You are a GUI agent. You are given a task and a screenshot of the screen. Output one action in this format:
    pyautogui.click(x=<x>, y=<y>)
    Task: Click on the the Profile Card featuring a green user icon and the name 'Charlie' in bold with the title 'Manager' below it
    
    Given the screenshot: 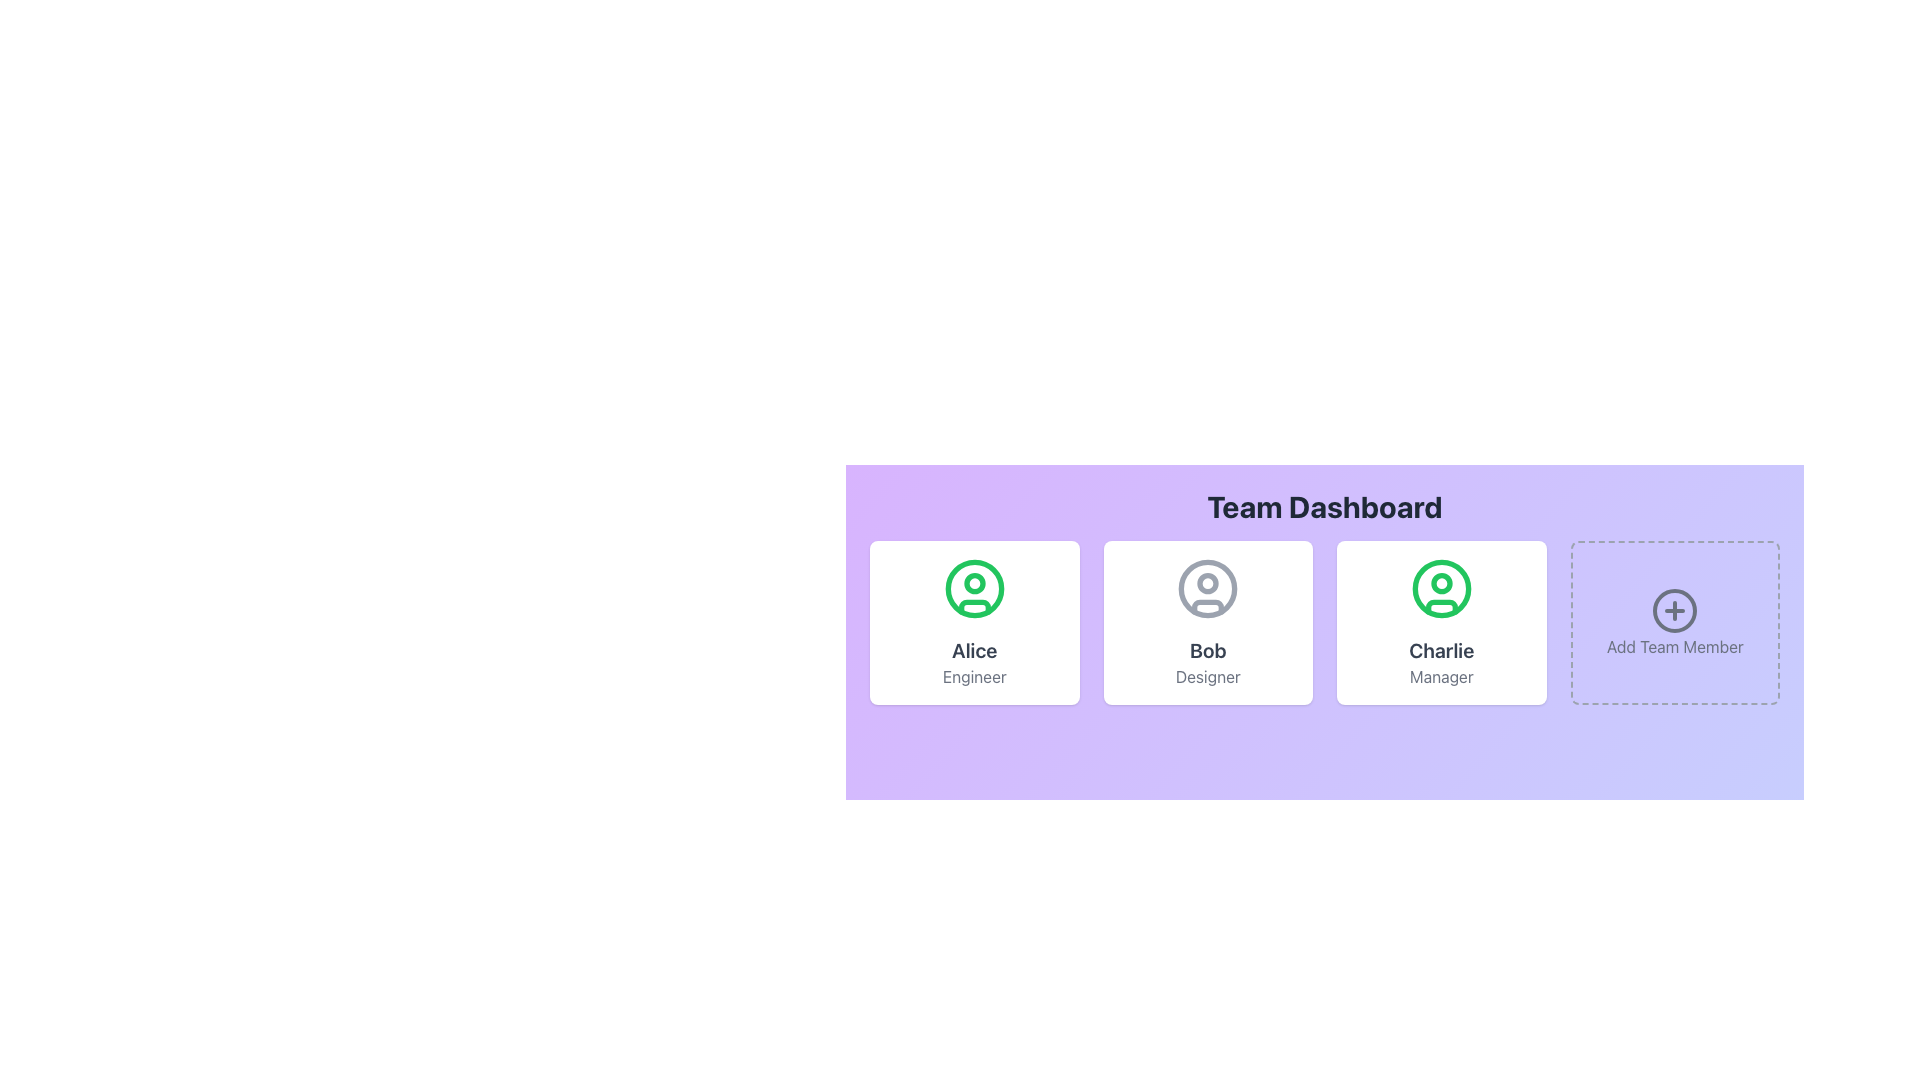 What is the action you would take?
    pyautogui.click(x=1441, y=622)
    